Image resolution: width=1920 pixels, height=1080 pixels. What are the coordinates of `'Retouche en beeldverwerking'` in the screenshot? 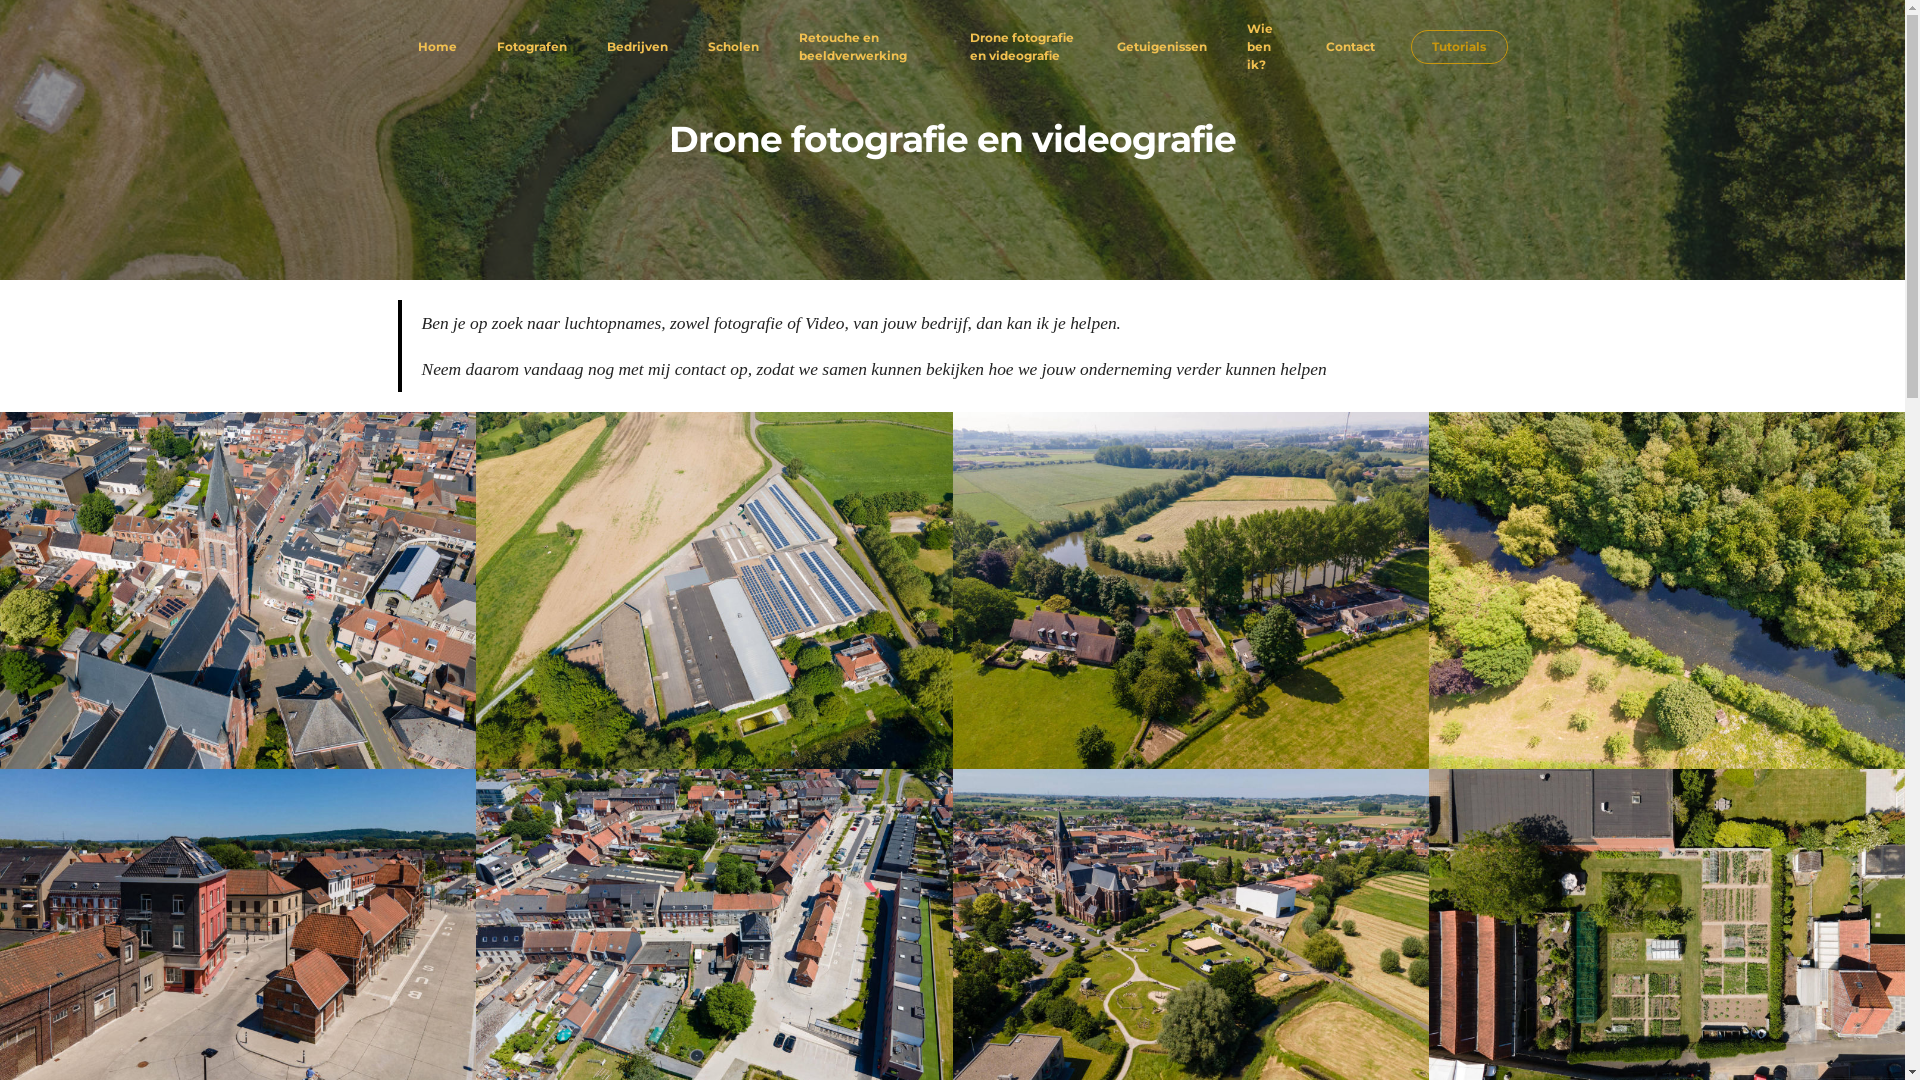 It's located at (863, 45).